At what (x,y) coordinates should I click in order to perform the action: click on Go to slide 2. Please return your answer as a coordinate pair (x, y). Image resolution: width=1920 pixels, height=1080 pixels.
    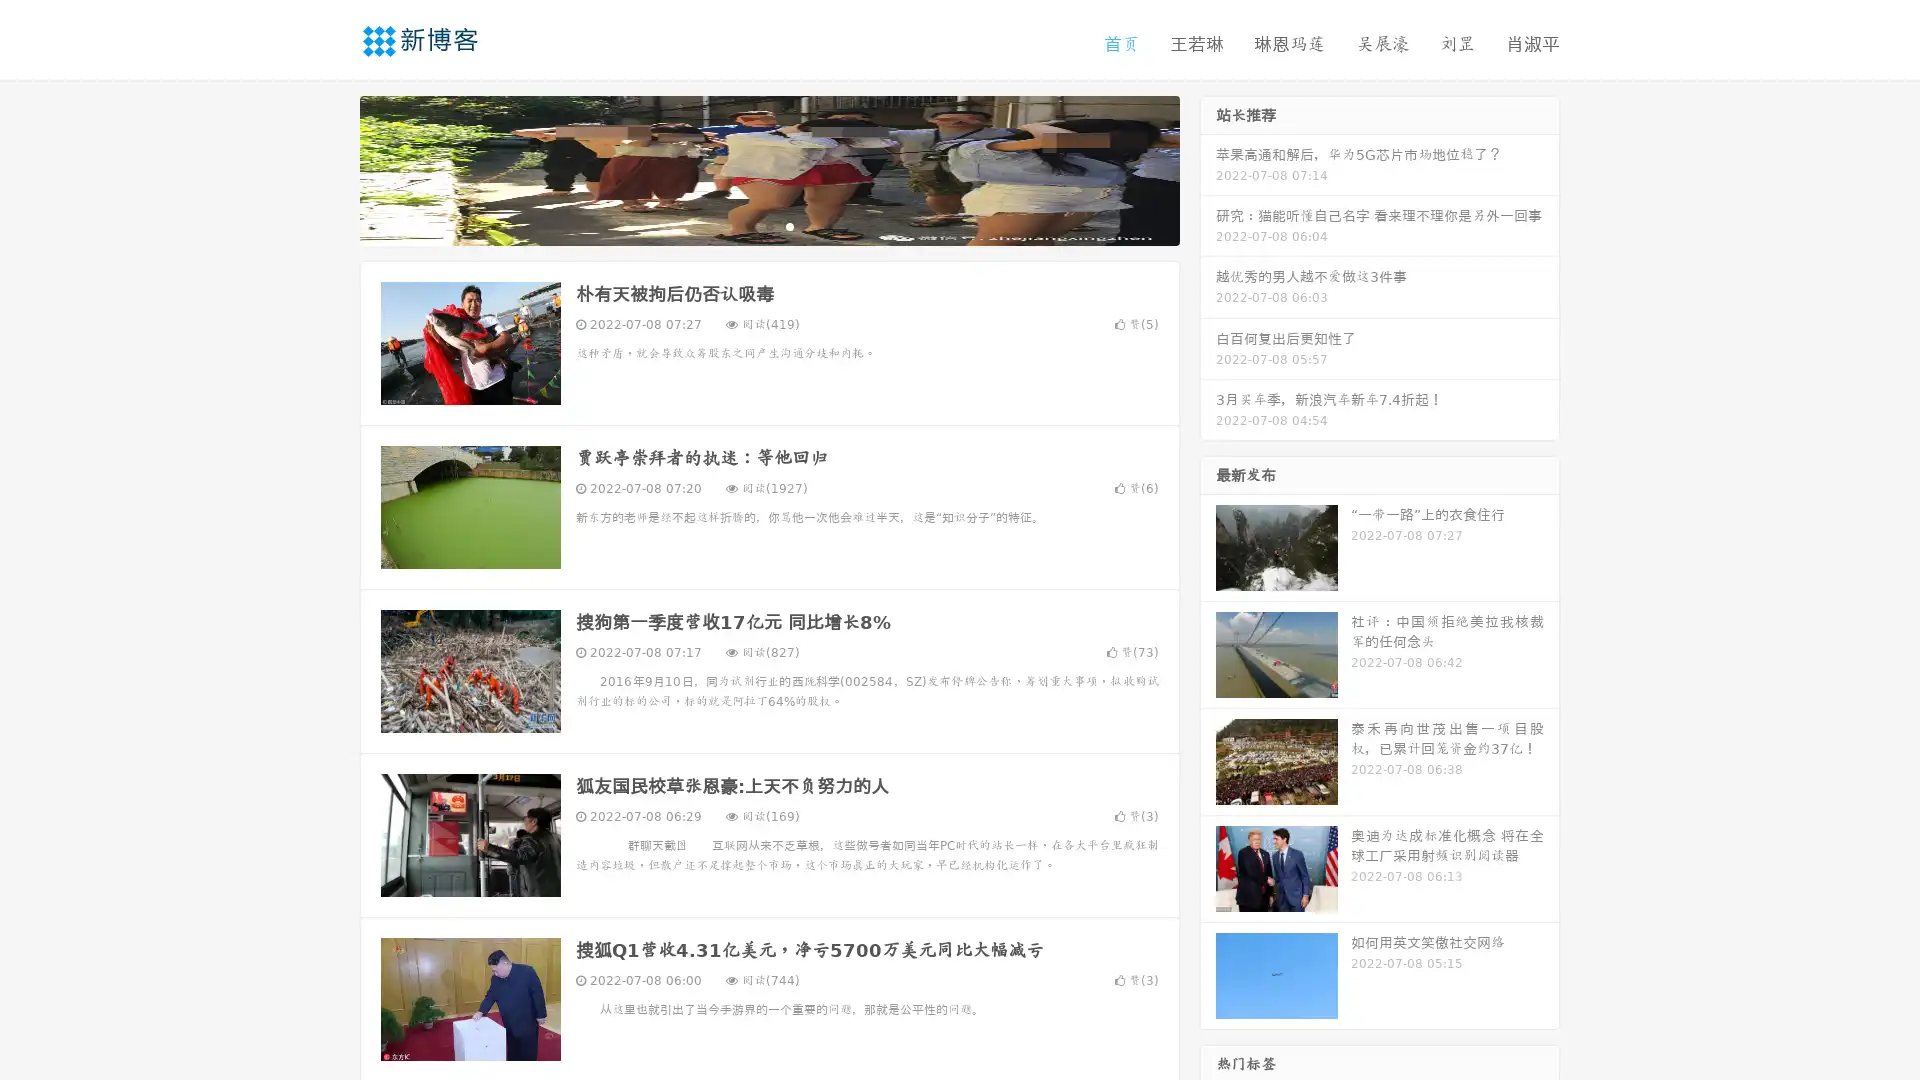
    Looking at the image, I should click on (768, 225).